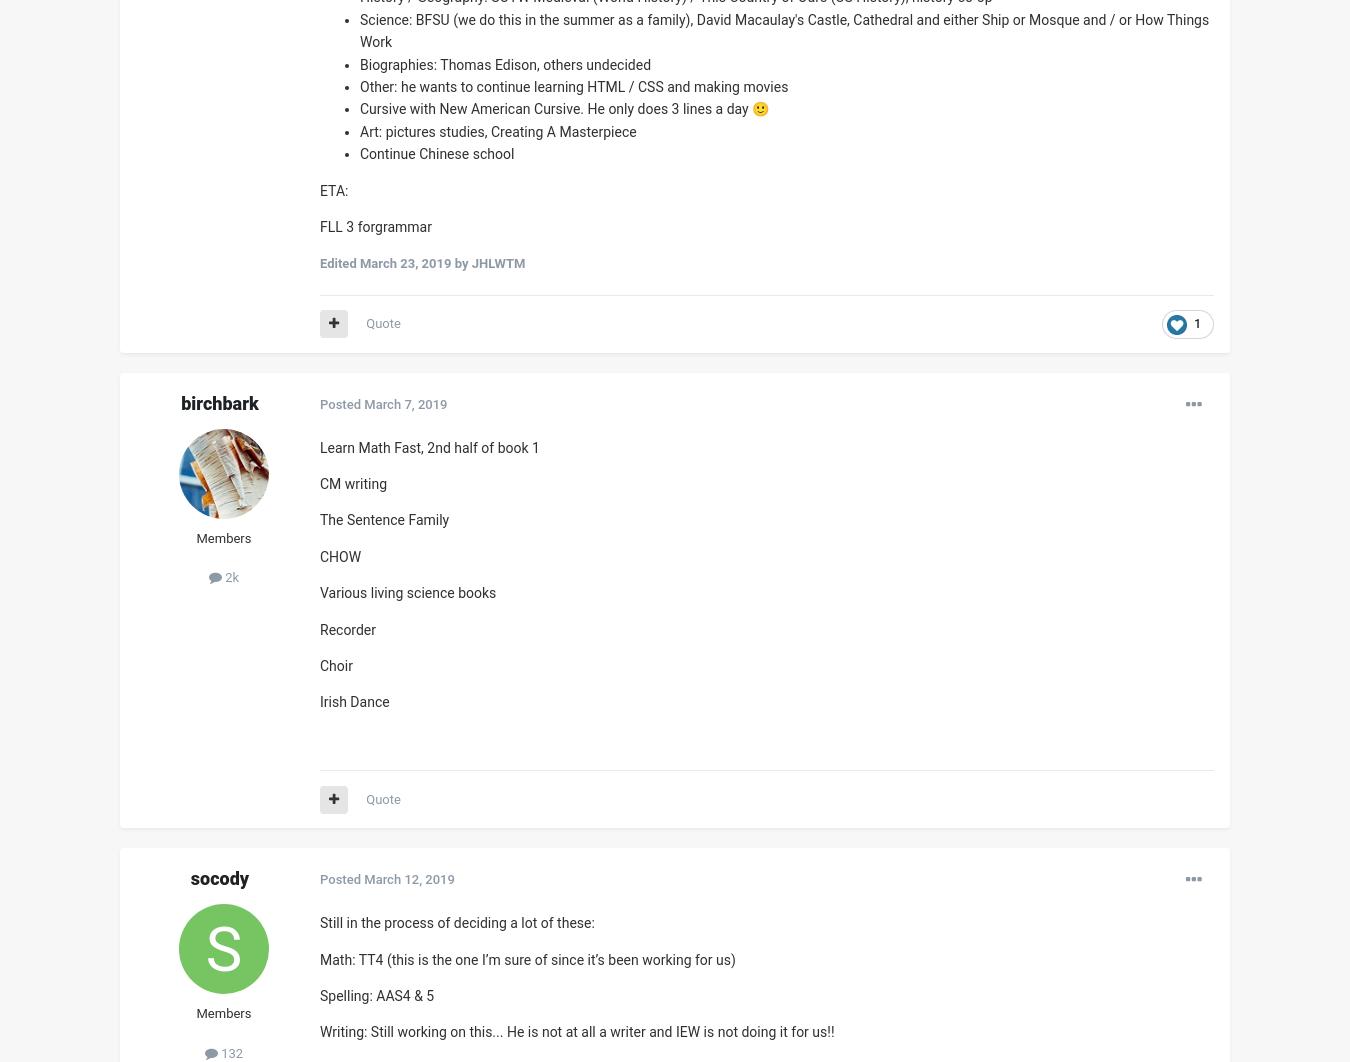 The width and height of the screenshot is (1350, 1062). I want to click on 'March 12, 2019', so click(409, 878).